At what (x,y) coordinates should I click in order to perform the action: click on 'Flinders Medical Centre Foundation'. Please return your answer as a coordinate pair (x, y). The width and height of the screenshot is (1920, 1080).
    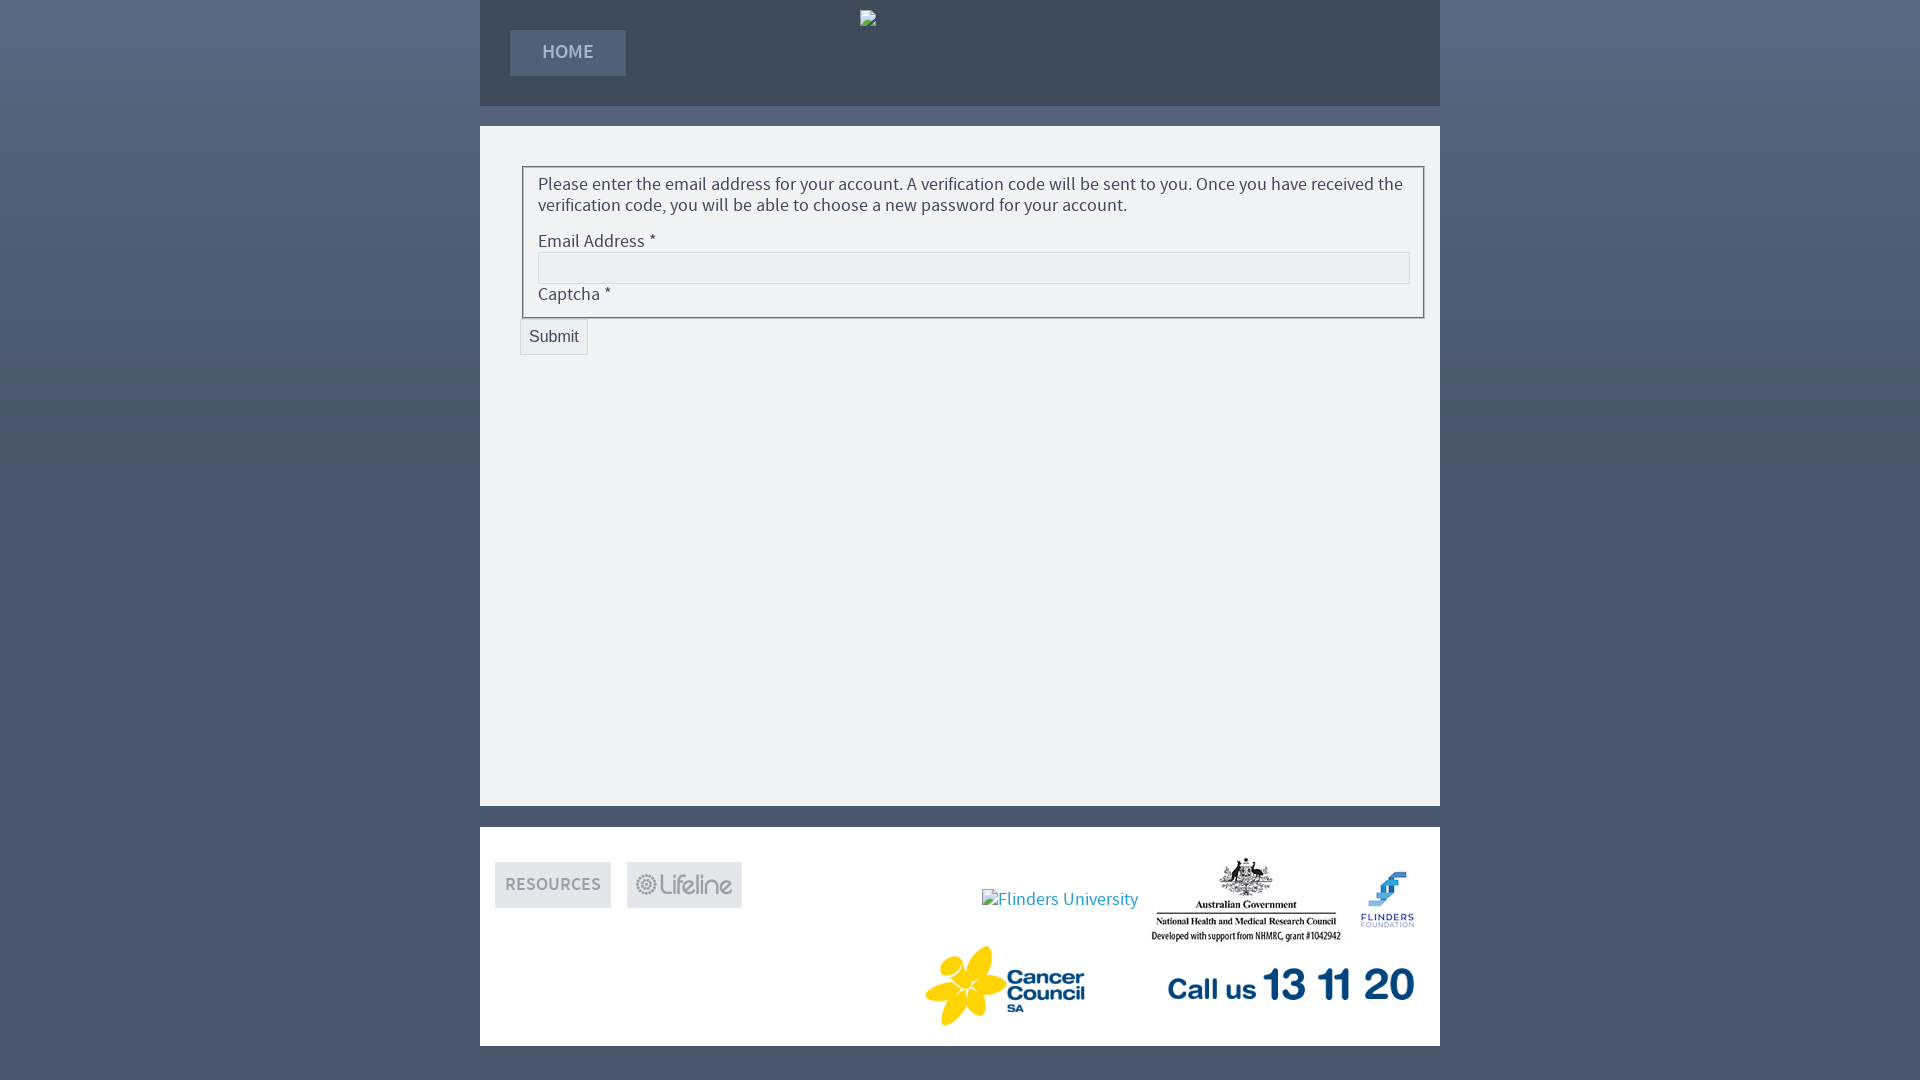
    Looking at the image, I should click on (1389, 897).